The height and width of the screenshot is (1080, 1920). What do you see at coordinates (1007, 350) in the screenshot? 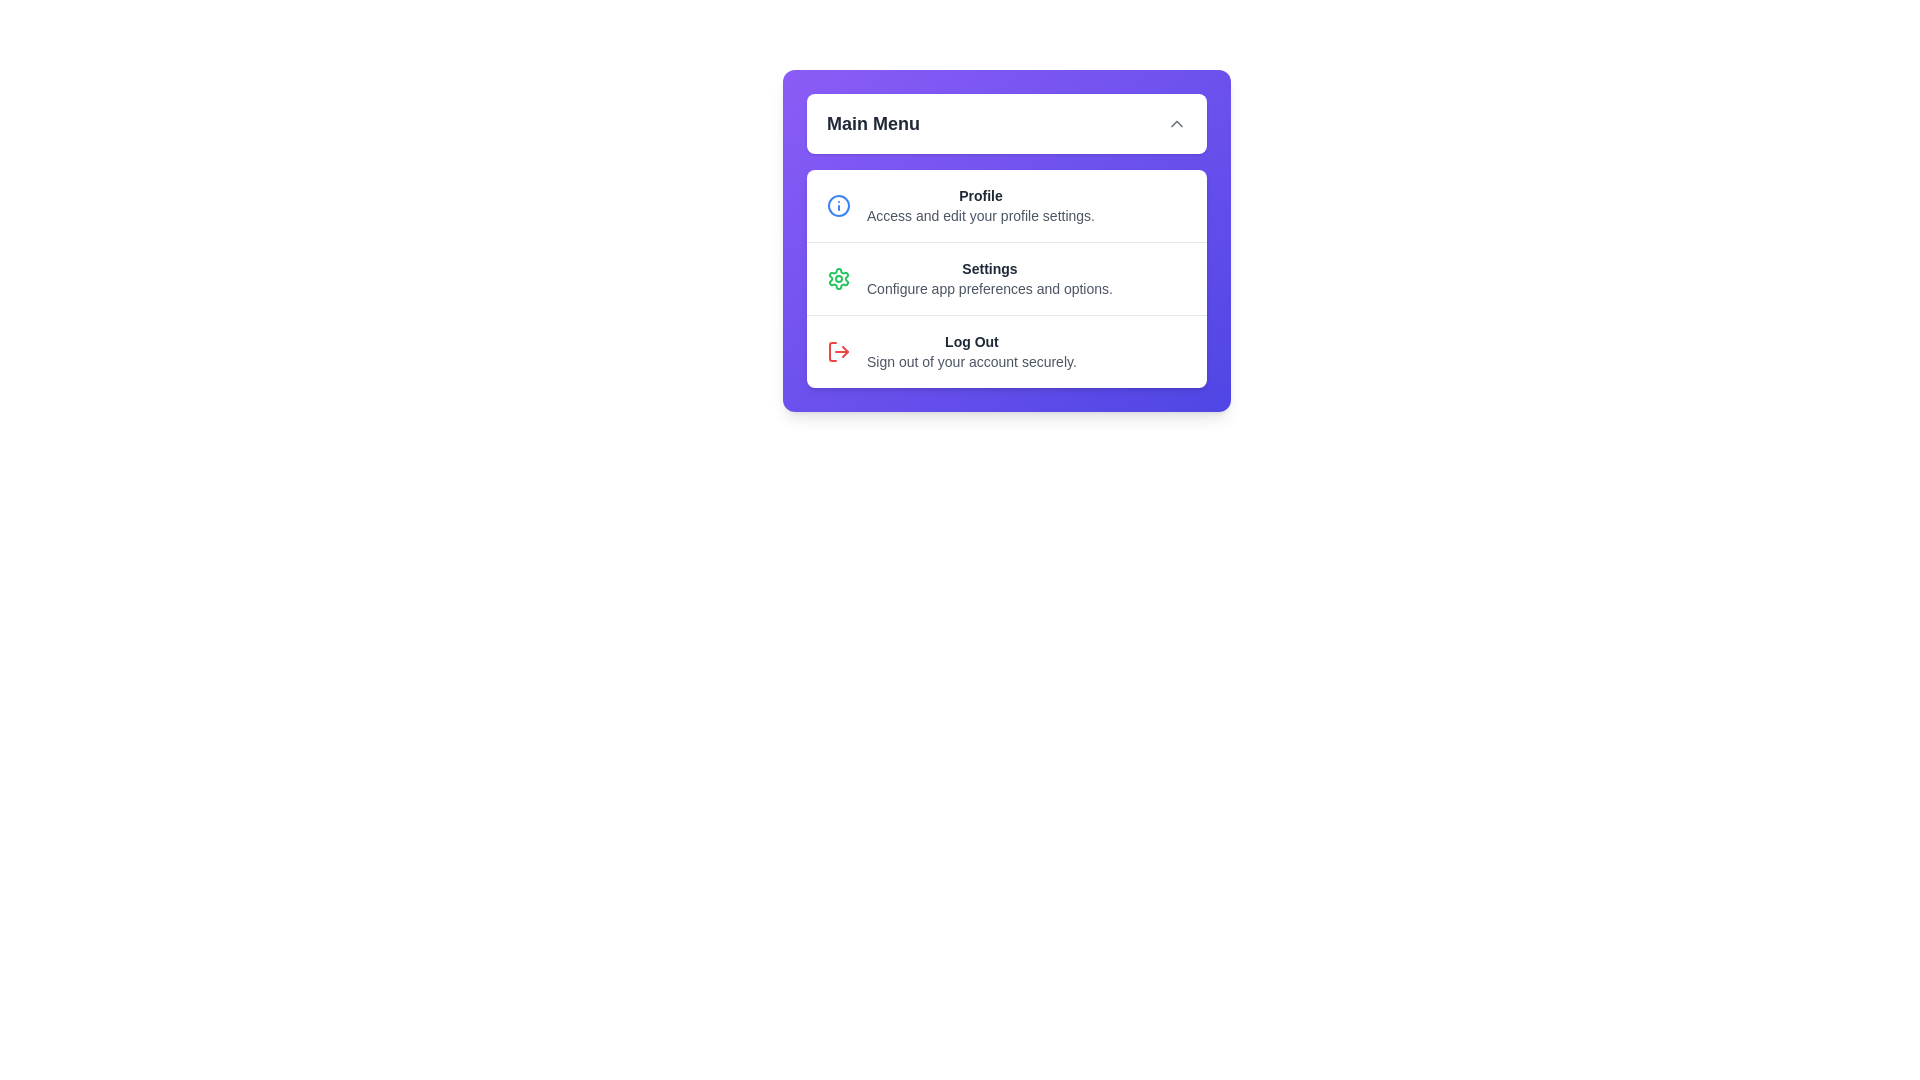
I see `the 'Log Out' option in the menu` at bounding box center [1007, 350].